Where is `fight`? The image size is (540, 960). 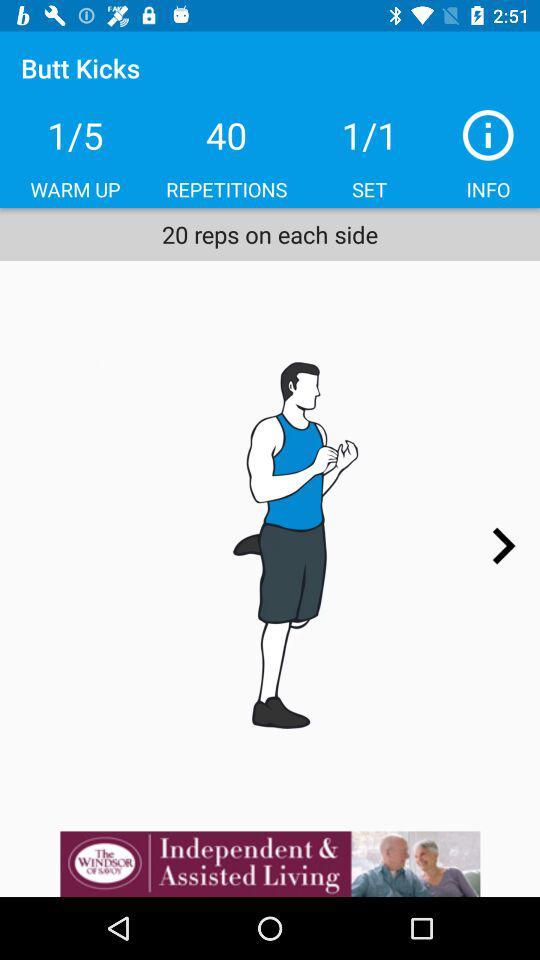
fight is located at coordinates (270, 545).